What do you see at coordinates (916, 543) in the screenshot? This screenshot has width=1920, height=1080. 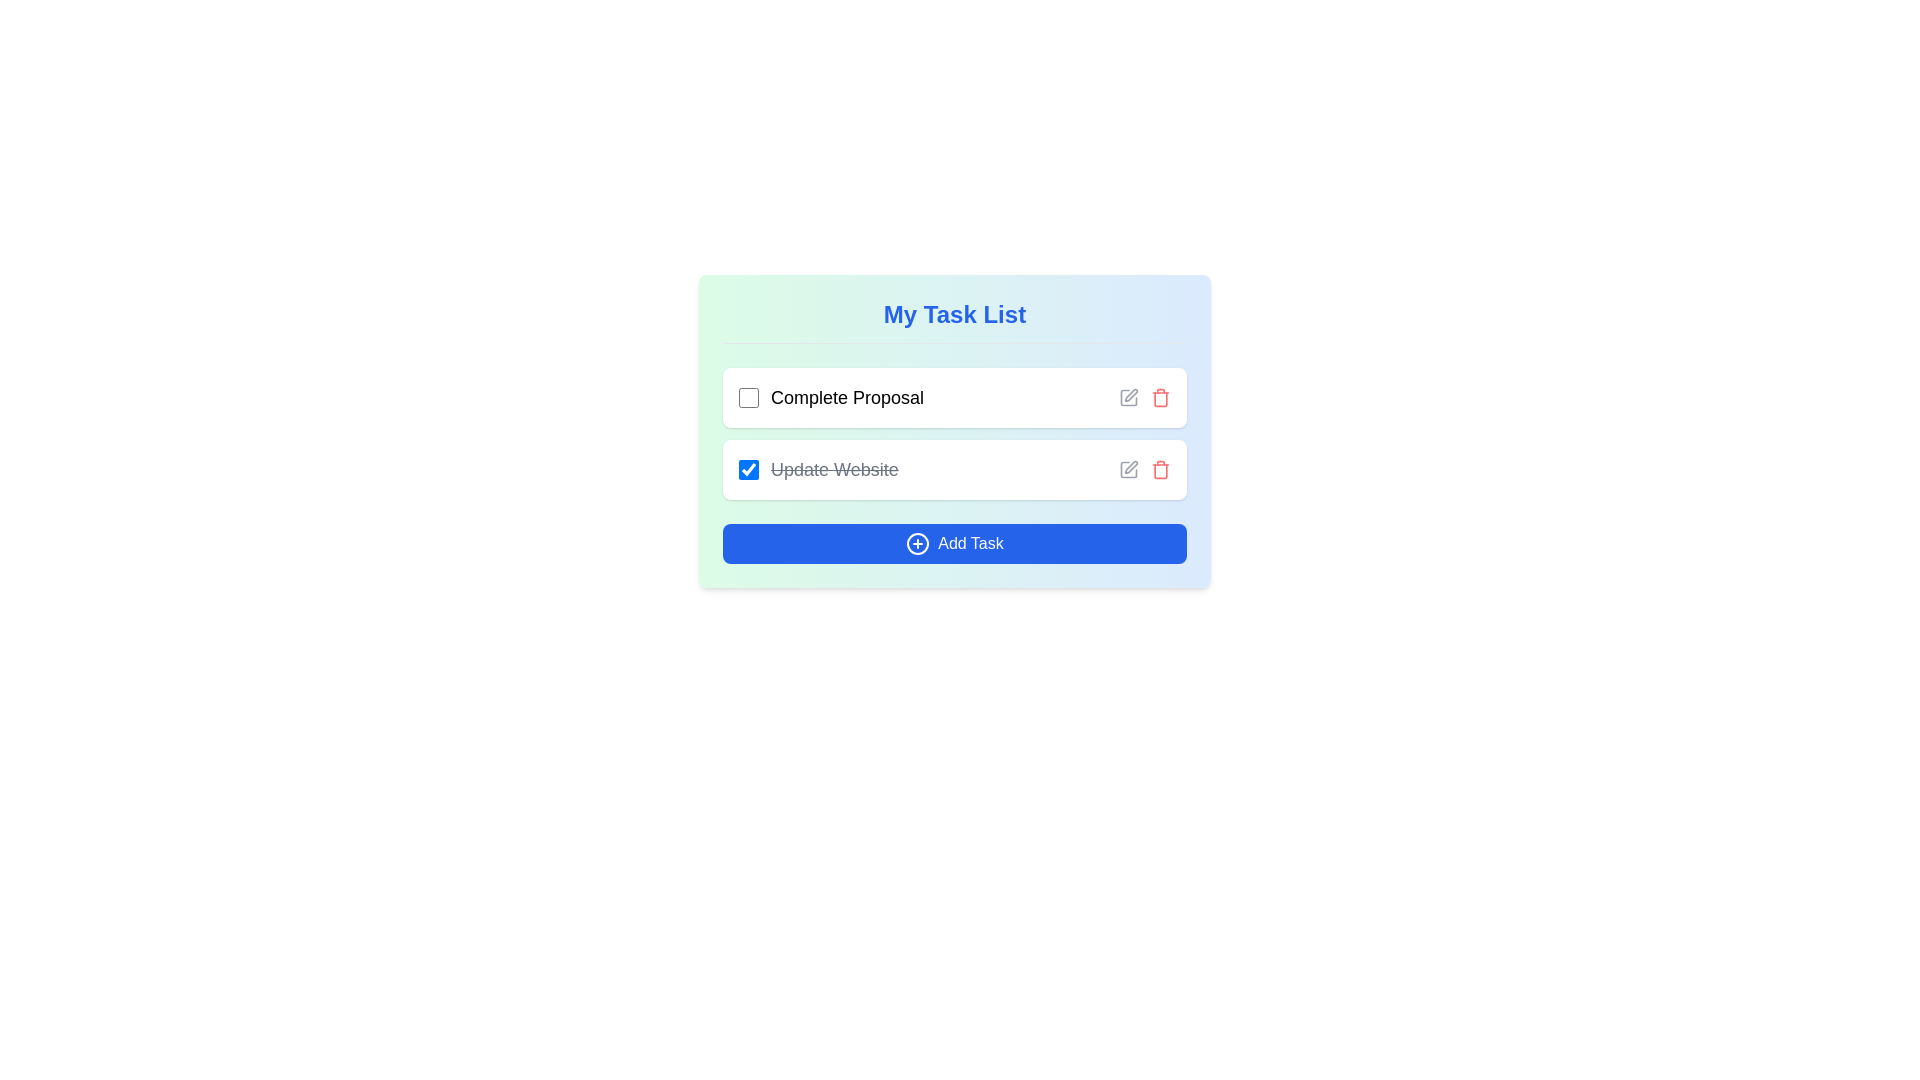 I see `the blue button that visually represents the purpose of adding a new task, which is centered with the text label 'Add Task'` at bounding box center [916, 543].